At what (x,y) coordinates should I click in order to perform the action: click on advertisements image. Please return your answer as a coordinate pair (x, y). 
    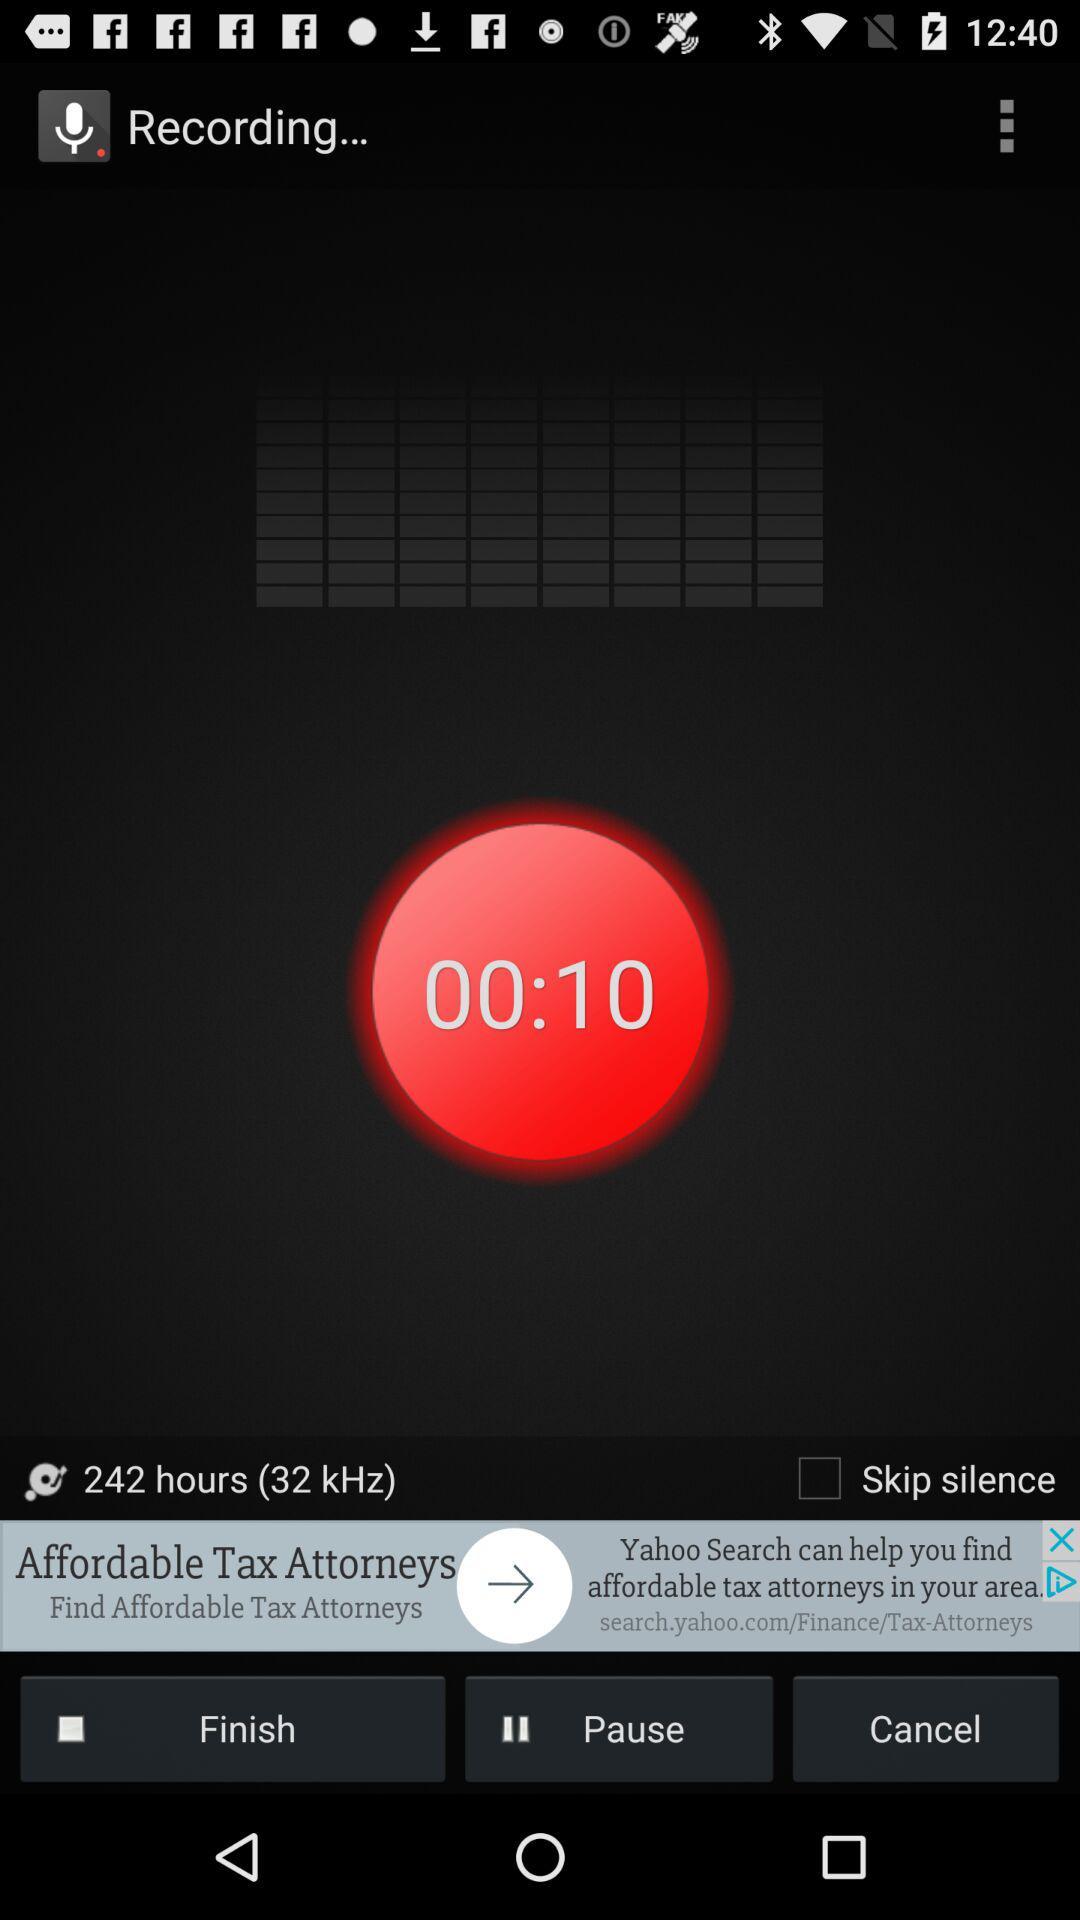
    Looking at the image, I should click on (540, 1584).